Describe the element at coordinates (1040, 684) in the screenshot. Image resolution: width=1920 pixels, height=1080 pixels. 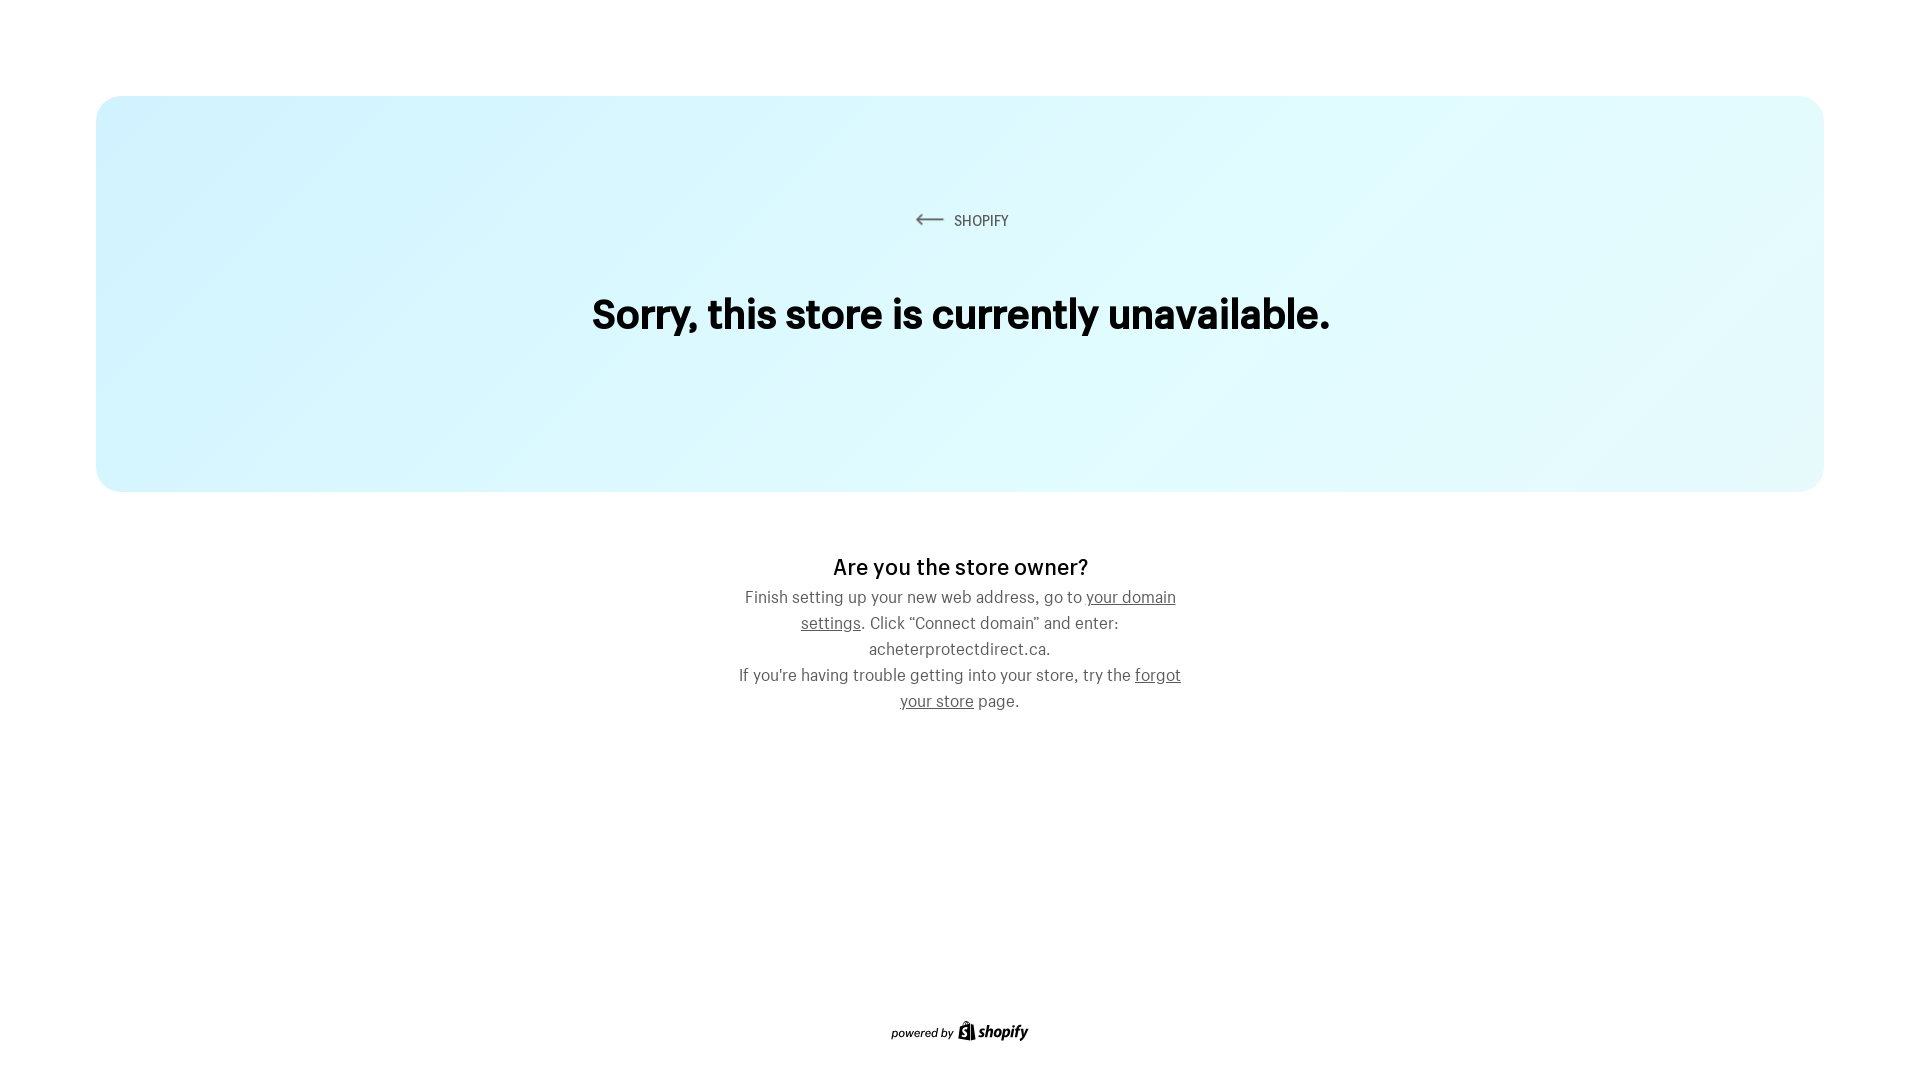
I see `'forgot your store'` at that location.